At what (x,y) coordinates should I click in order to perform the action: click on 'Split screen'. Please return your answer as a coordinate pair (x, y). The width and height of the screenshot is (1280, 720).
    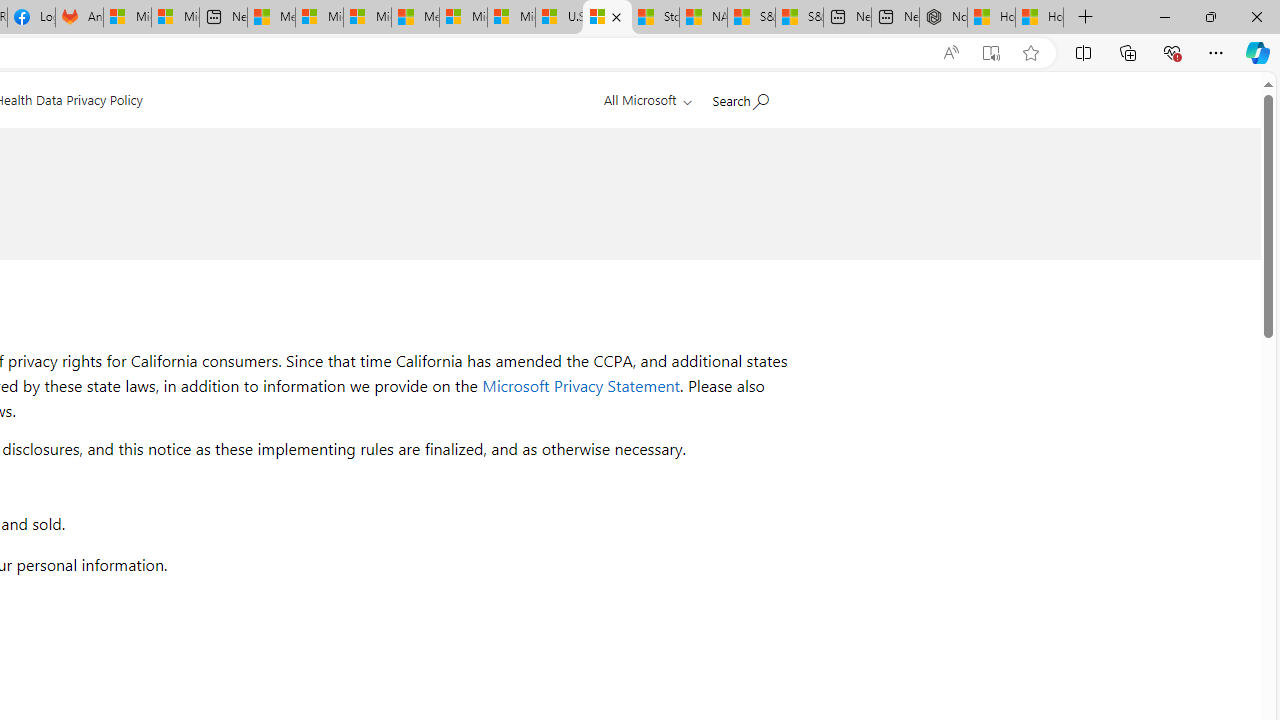
    Looking at the image, I should click on (1082, 51).